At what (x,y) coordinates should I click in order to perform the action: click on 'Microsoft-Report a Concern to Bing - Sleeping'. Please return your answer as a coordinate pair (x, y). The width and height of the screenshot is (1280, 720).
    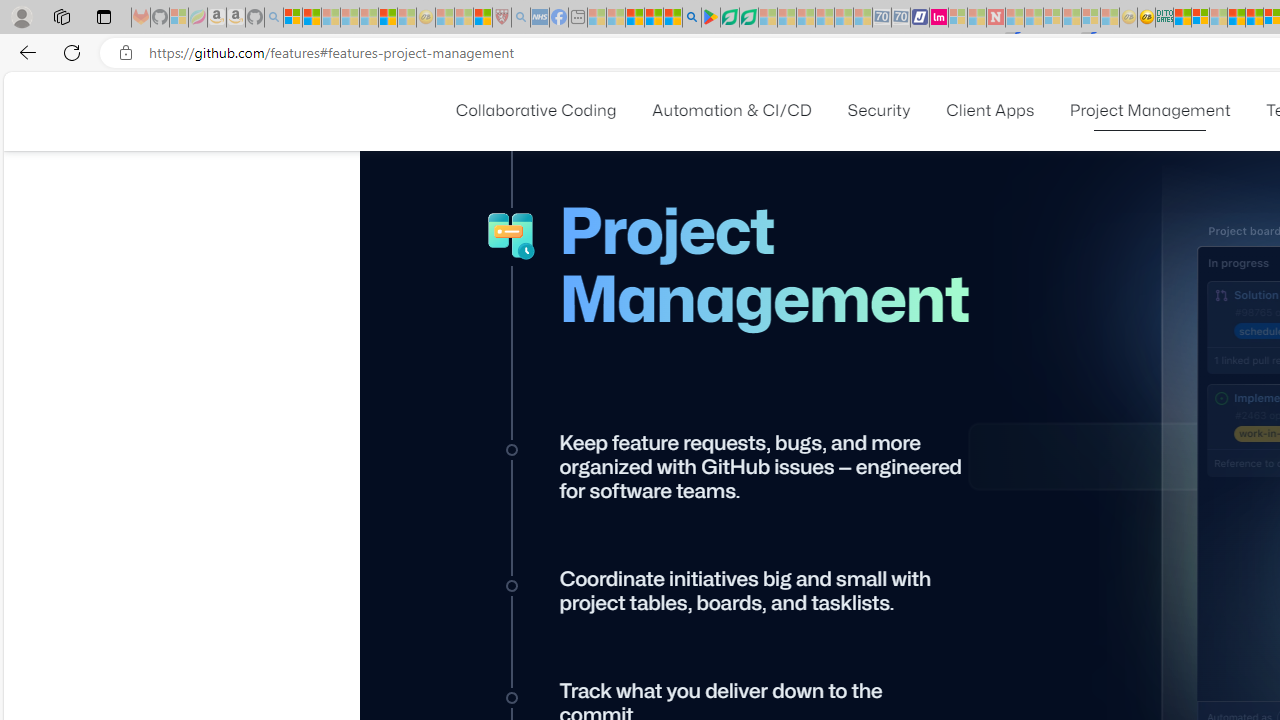
    Looking at the image, I should click on (179, 17).